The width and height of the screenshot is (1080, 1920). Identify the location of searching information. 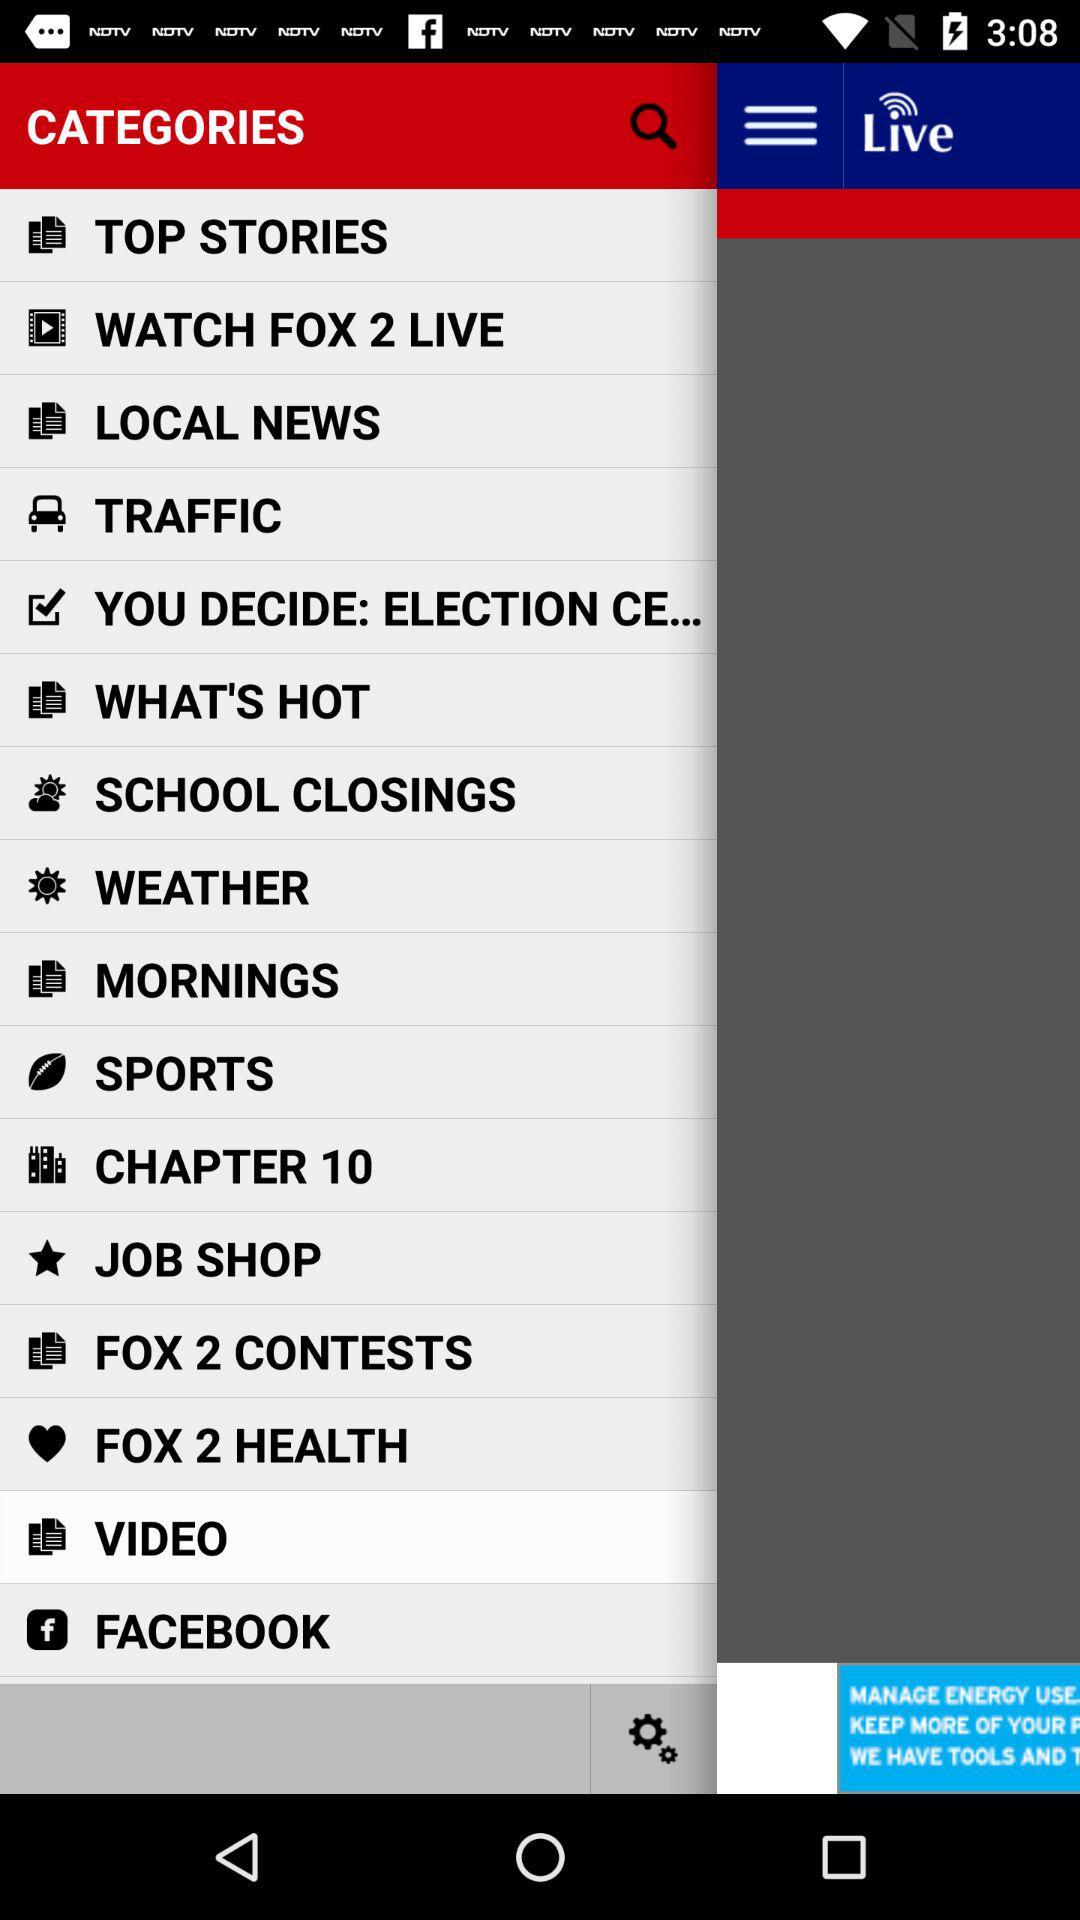
(654, 124).